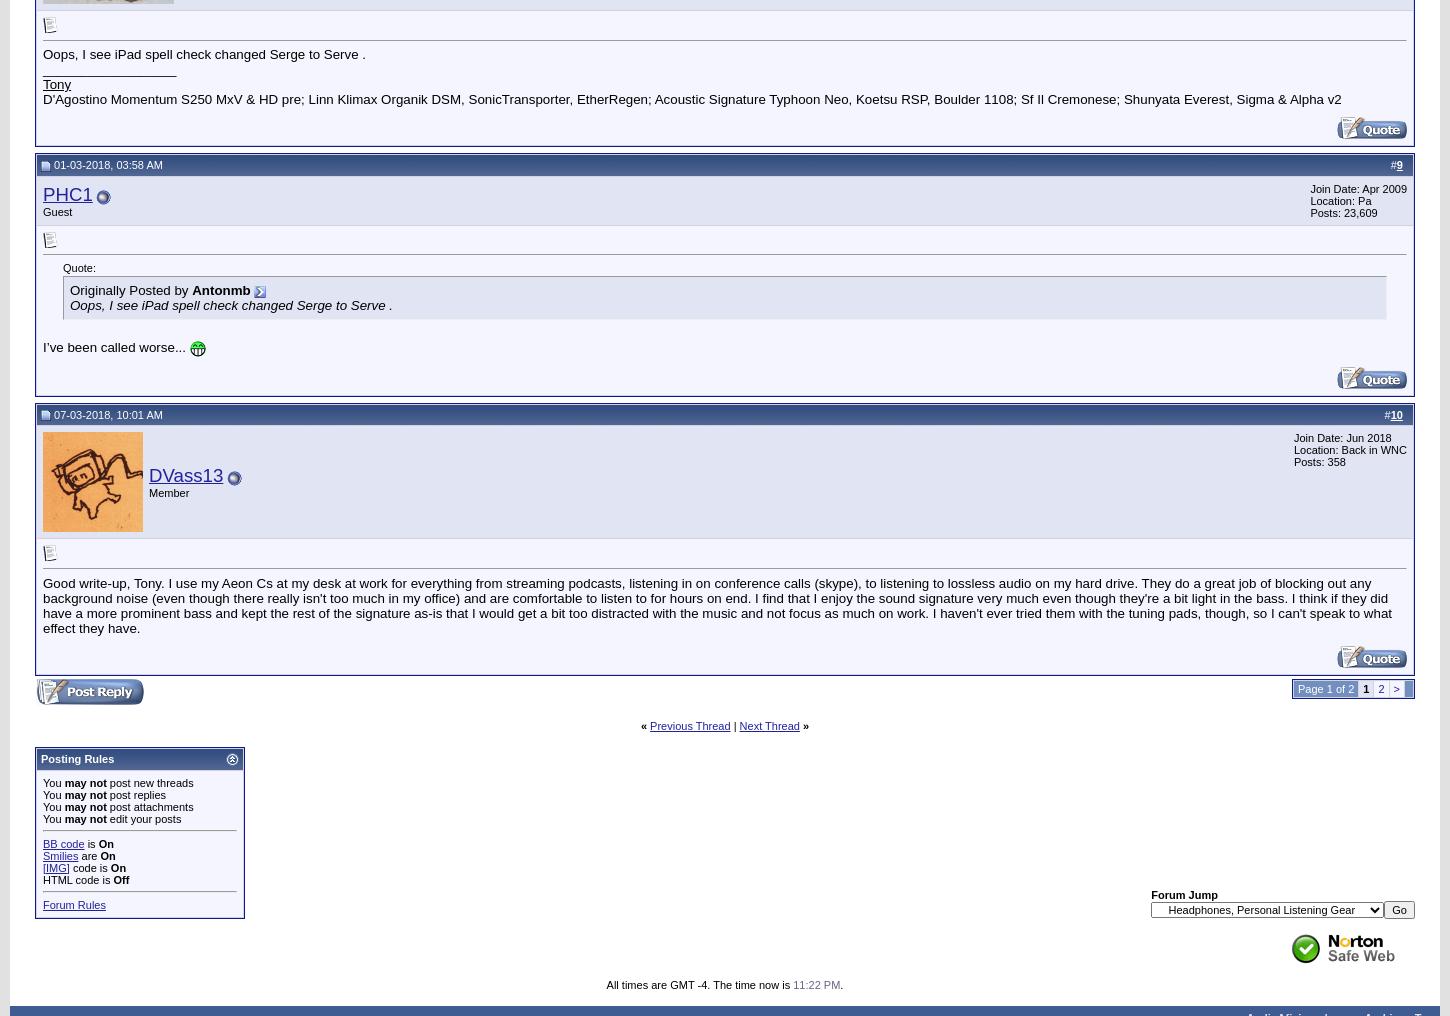 The height and width of the screenshot is (1016, 1450). Describe the element at coordinates (89, 854) in the screenshot. I see `'are'` at that location.